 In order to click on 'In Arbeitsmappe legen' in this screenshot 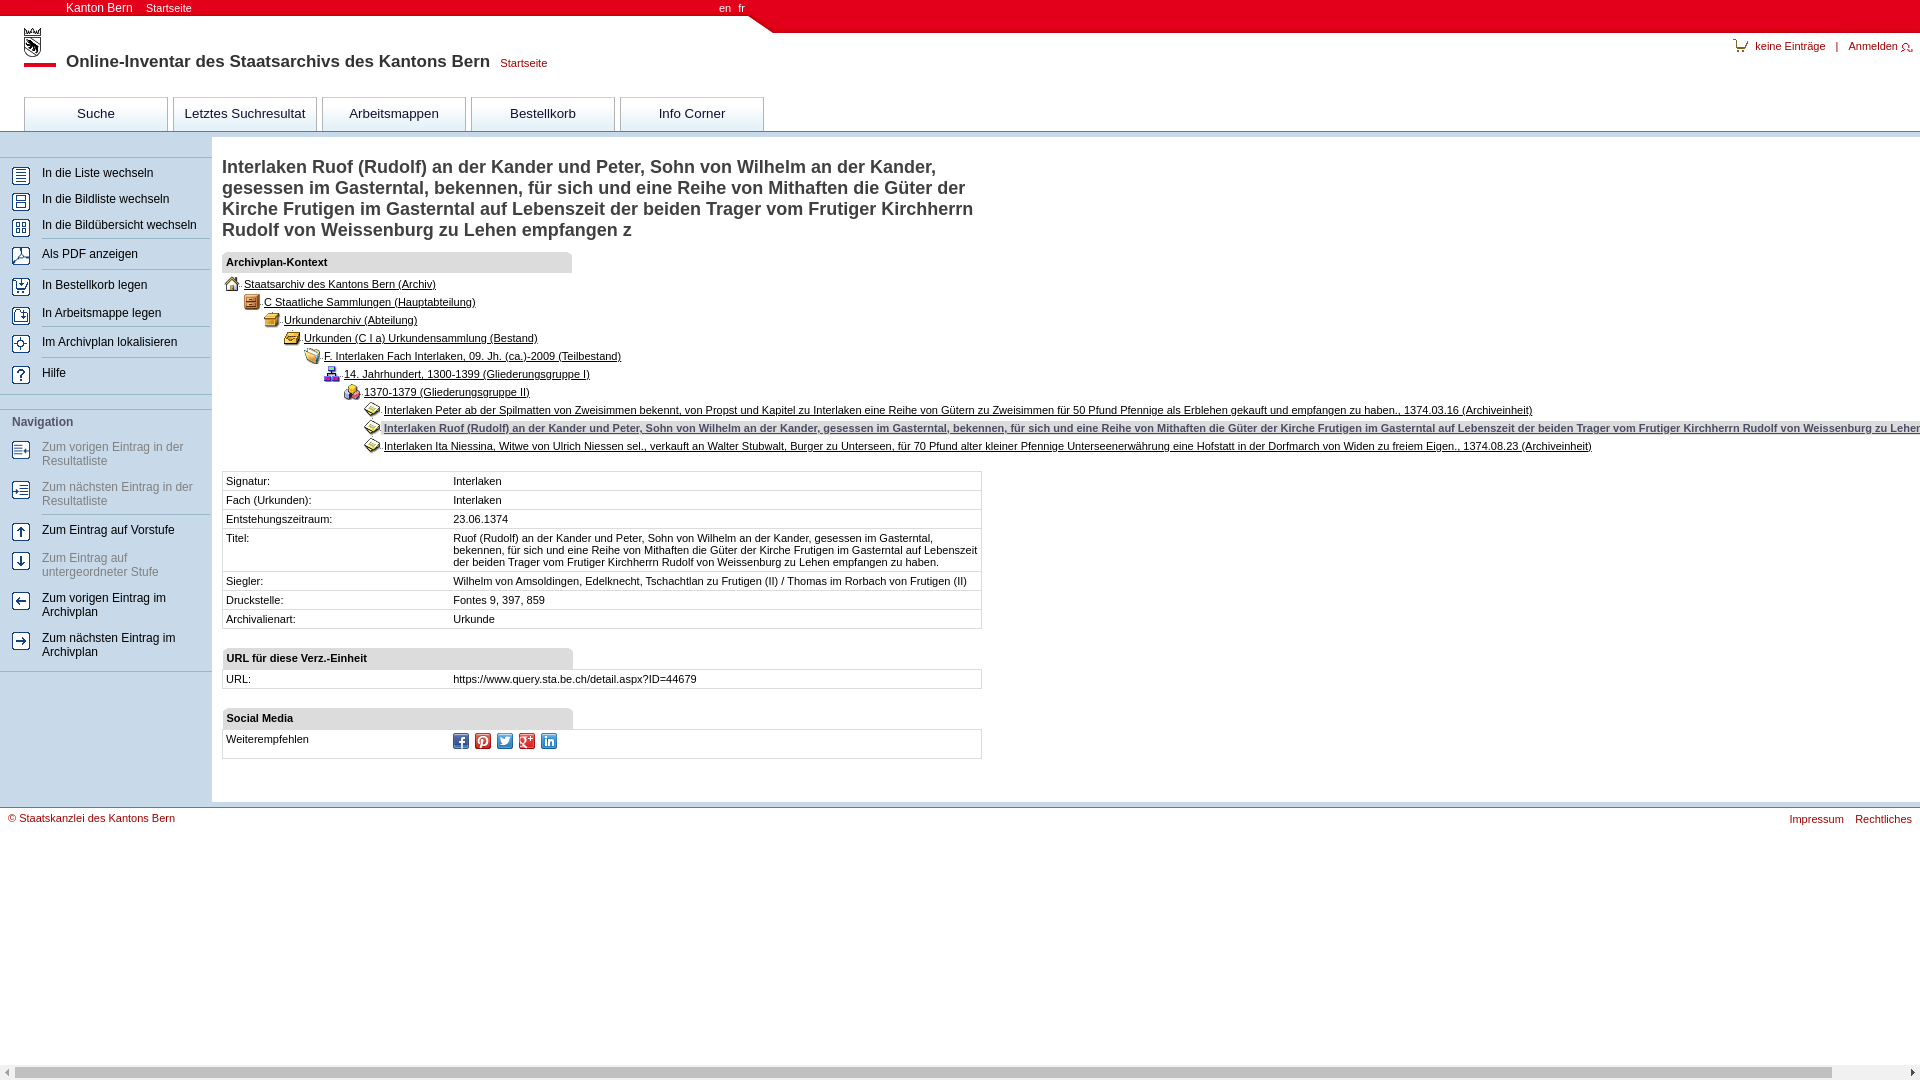, I will do `click(100, 312)`.